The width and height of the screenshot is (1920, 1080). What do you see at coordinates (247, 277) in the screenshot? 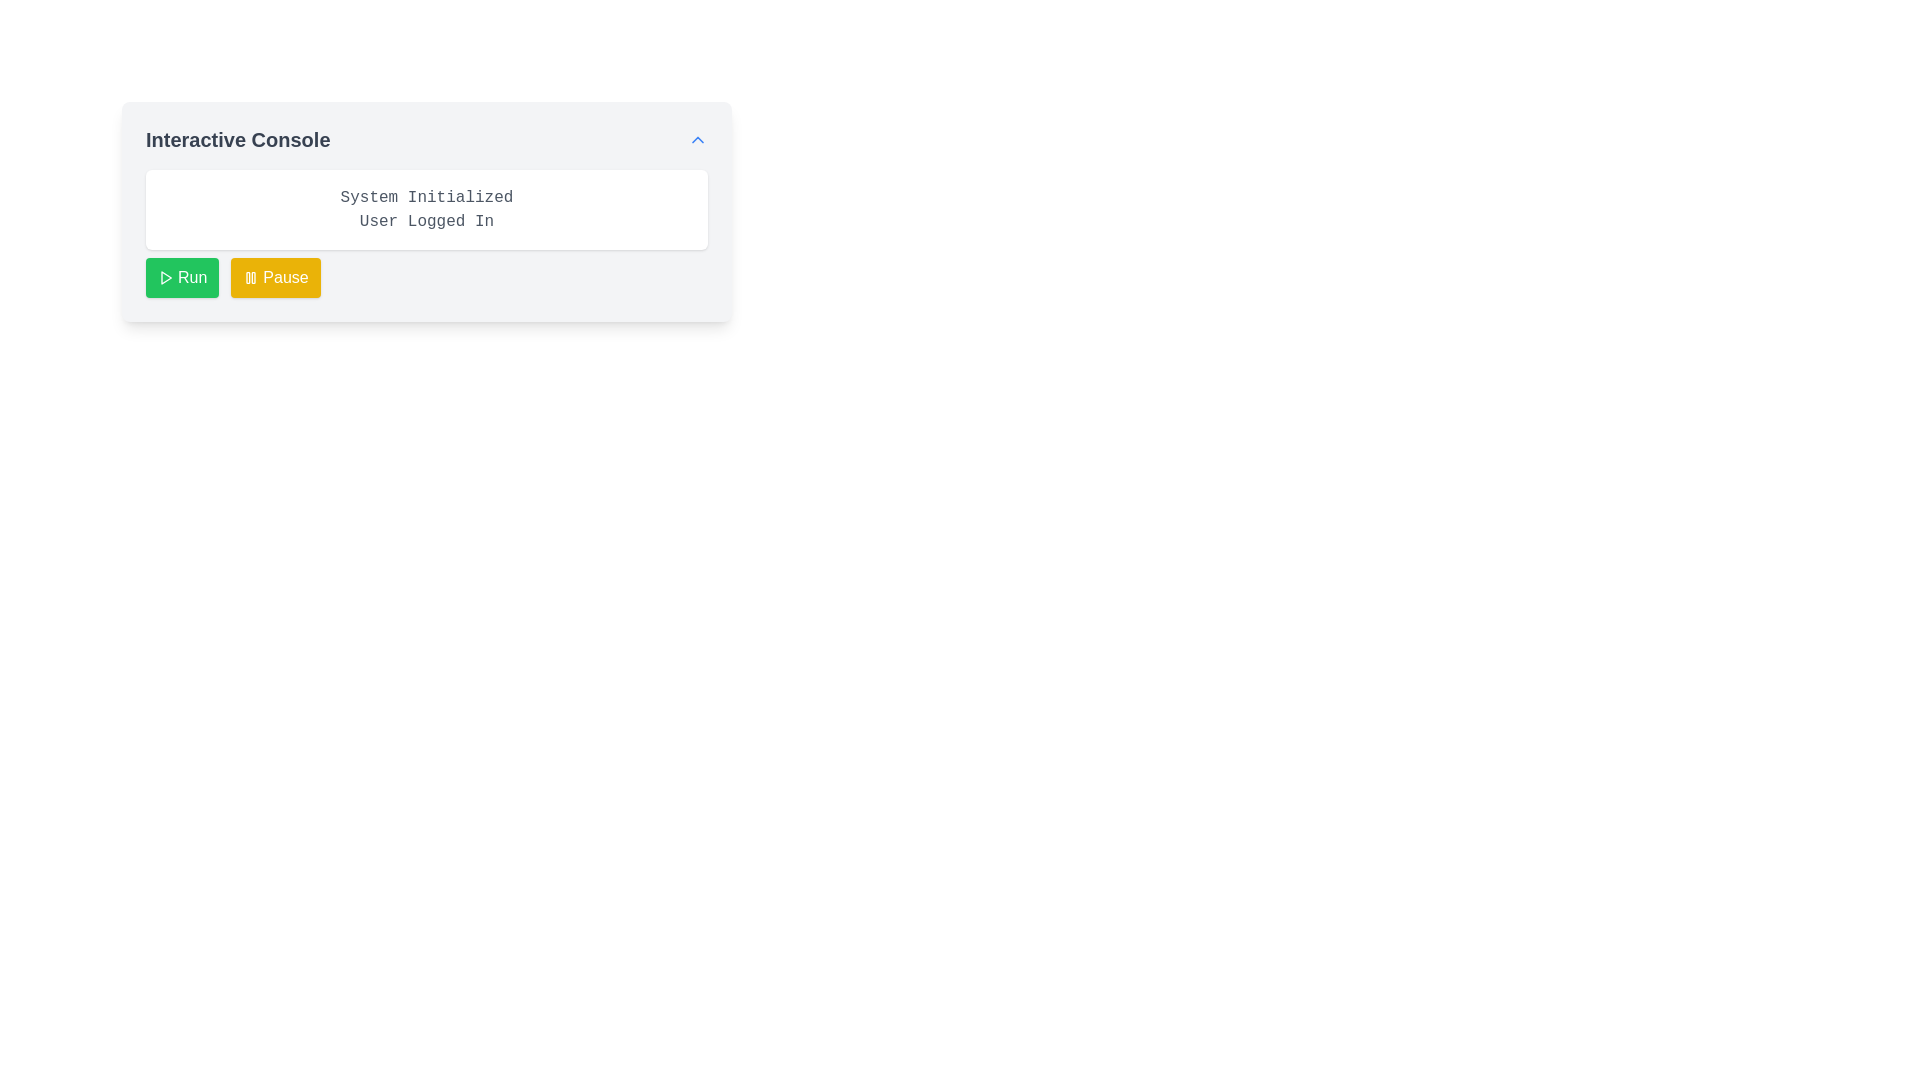
I see `the left rectangle of the pause icon, which is part of an SVG icon located in the middle-left region of the interface frame` at bounding box center [247, 277].